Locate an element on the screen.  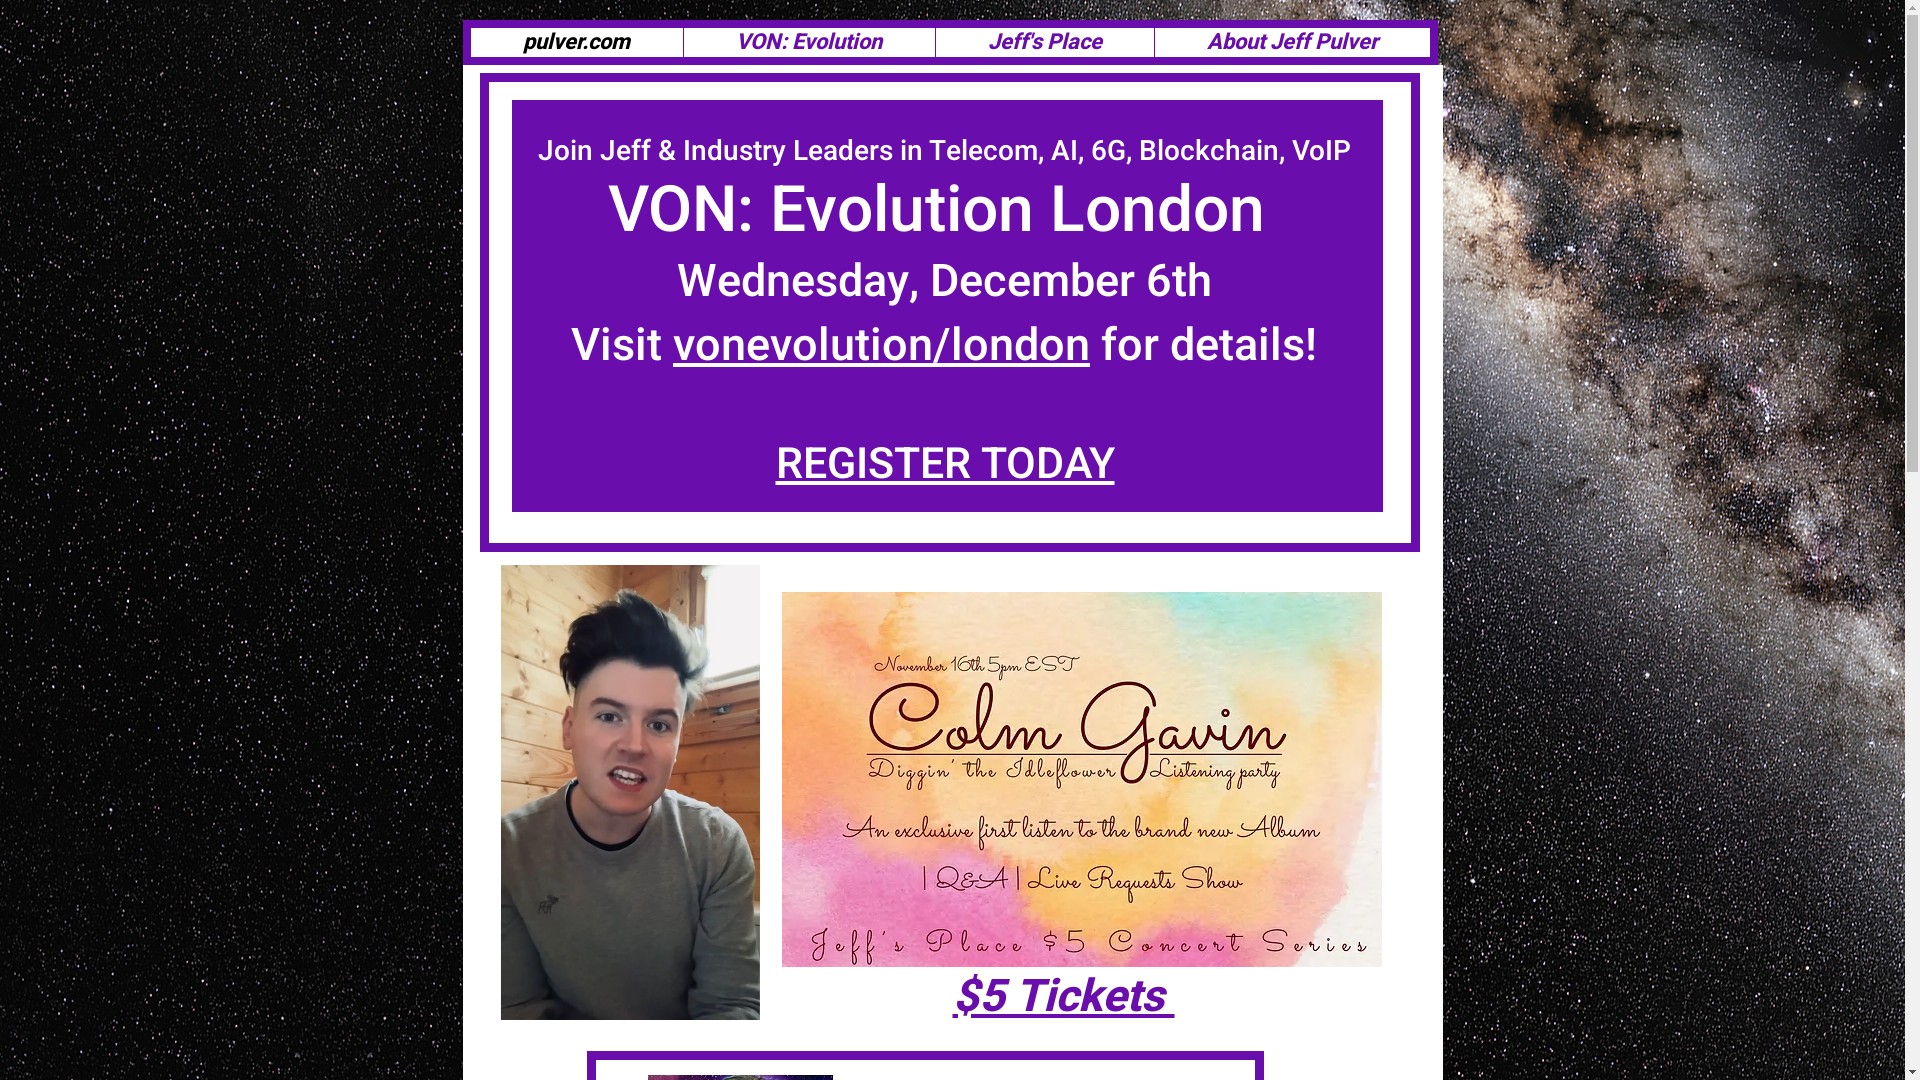
'About Jeff Pulver' is located at coordinates (1291, 42).